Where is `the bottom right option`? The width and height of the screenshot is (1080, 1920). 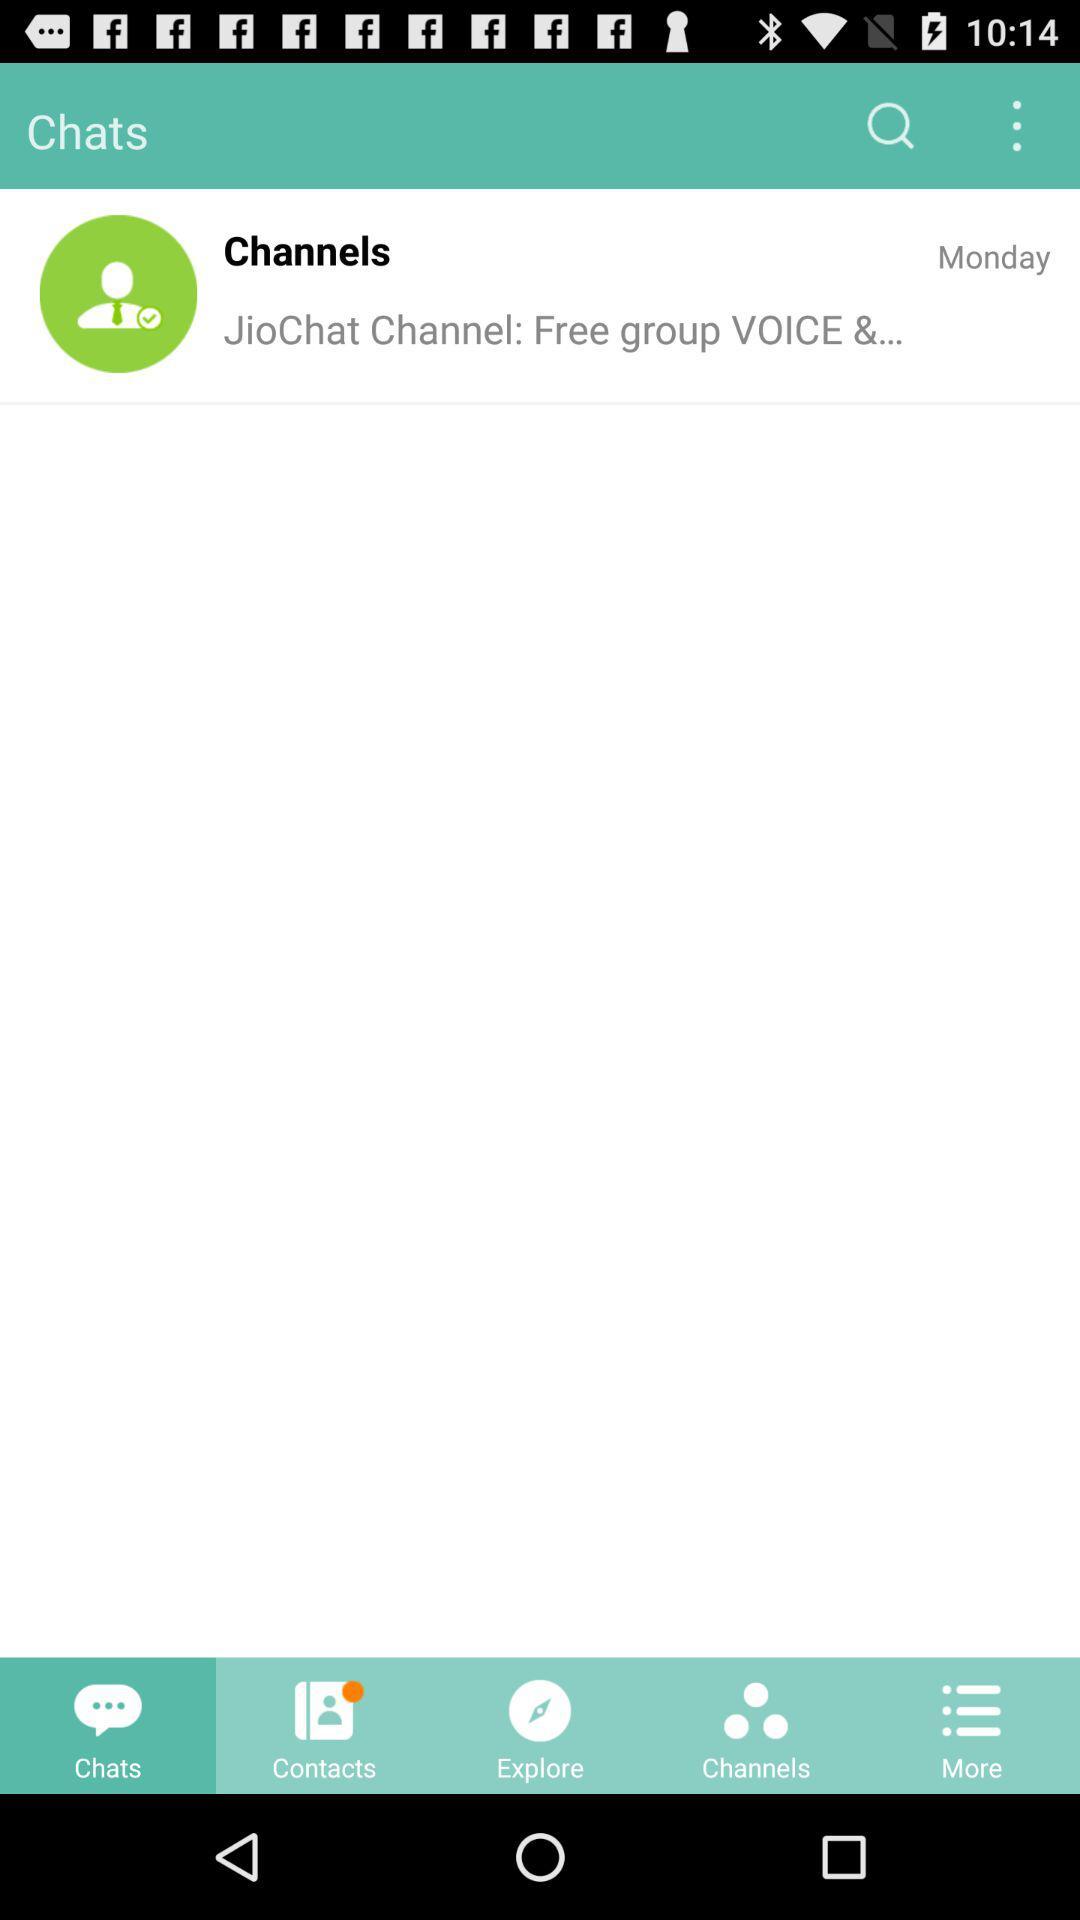
the bottom right option is located at coordinates (971, 1725).